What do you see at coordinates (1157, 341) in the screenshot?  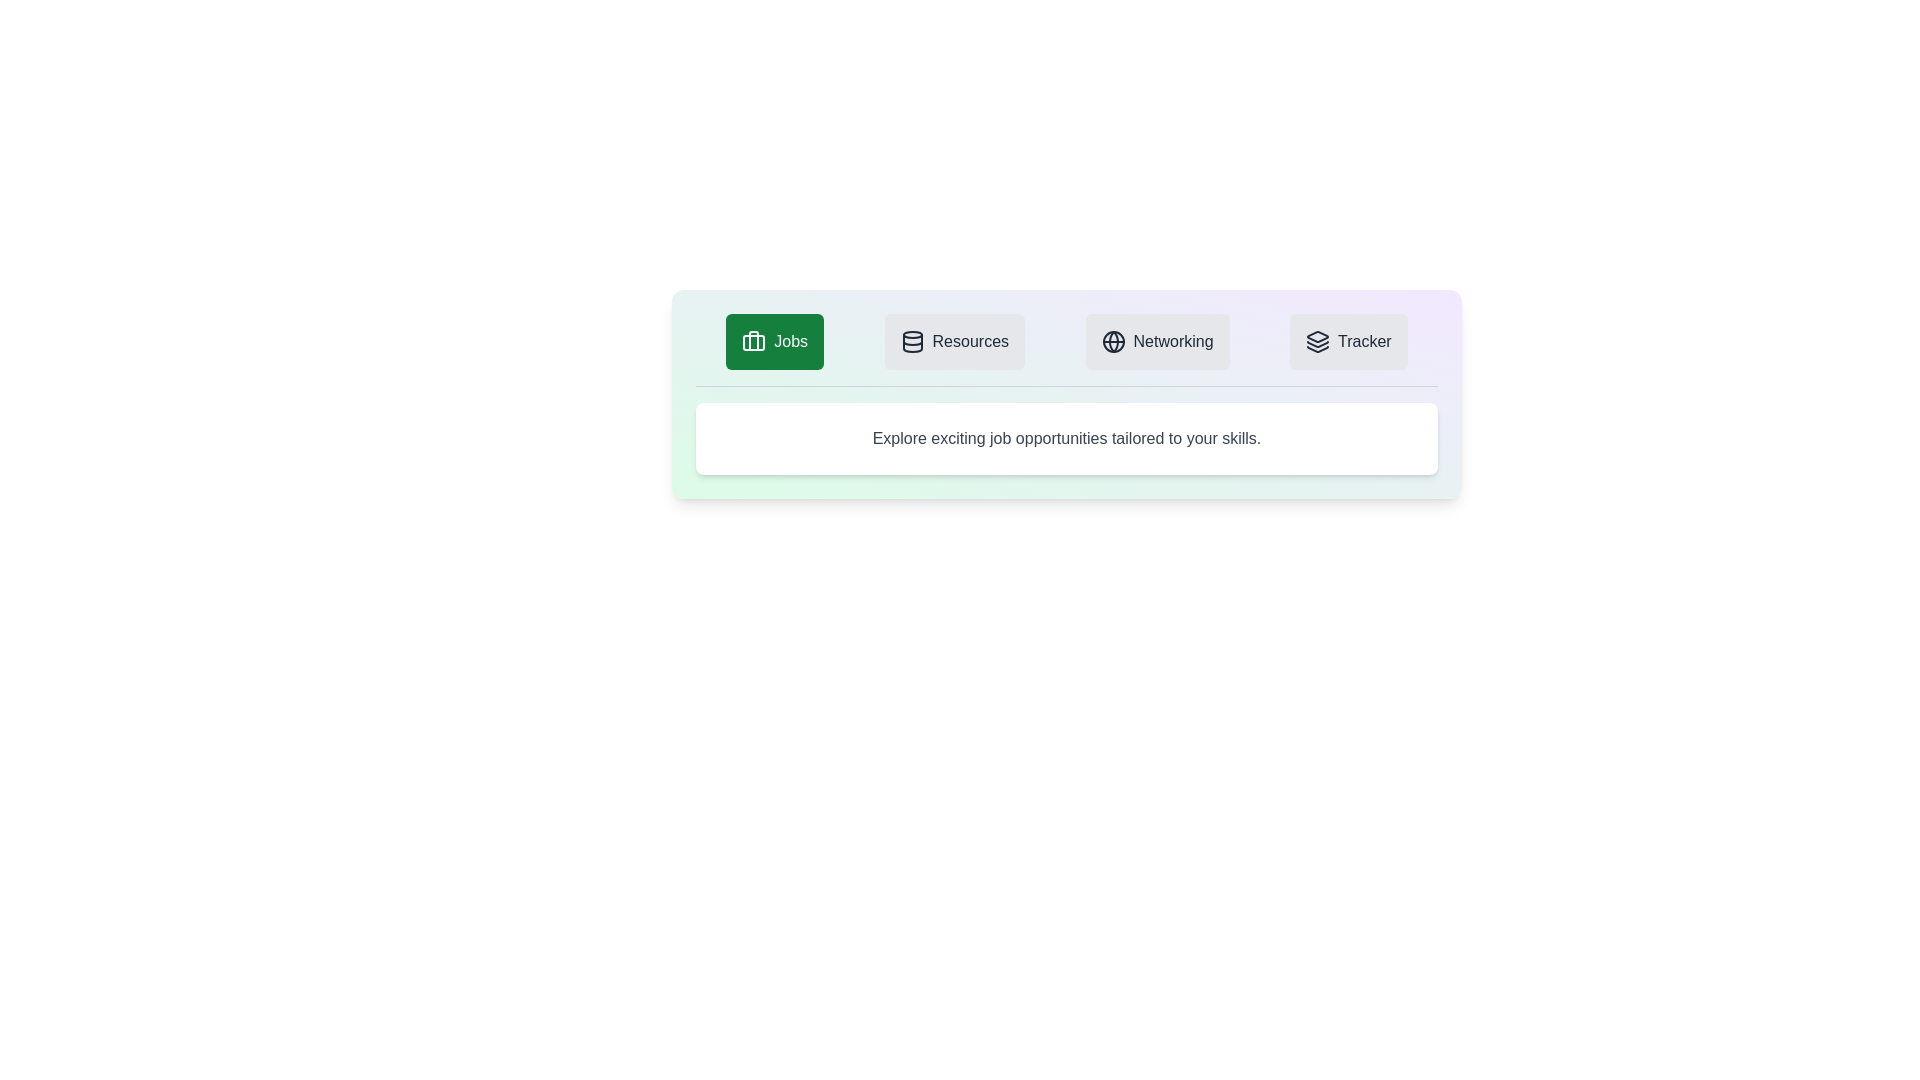 I see `the Networking tab by clicking on it` at bounding box center [1157, 341].